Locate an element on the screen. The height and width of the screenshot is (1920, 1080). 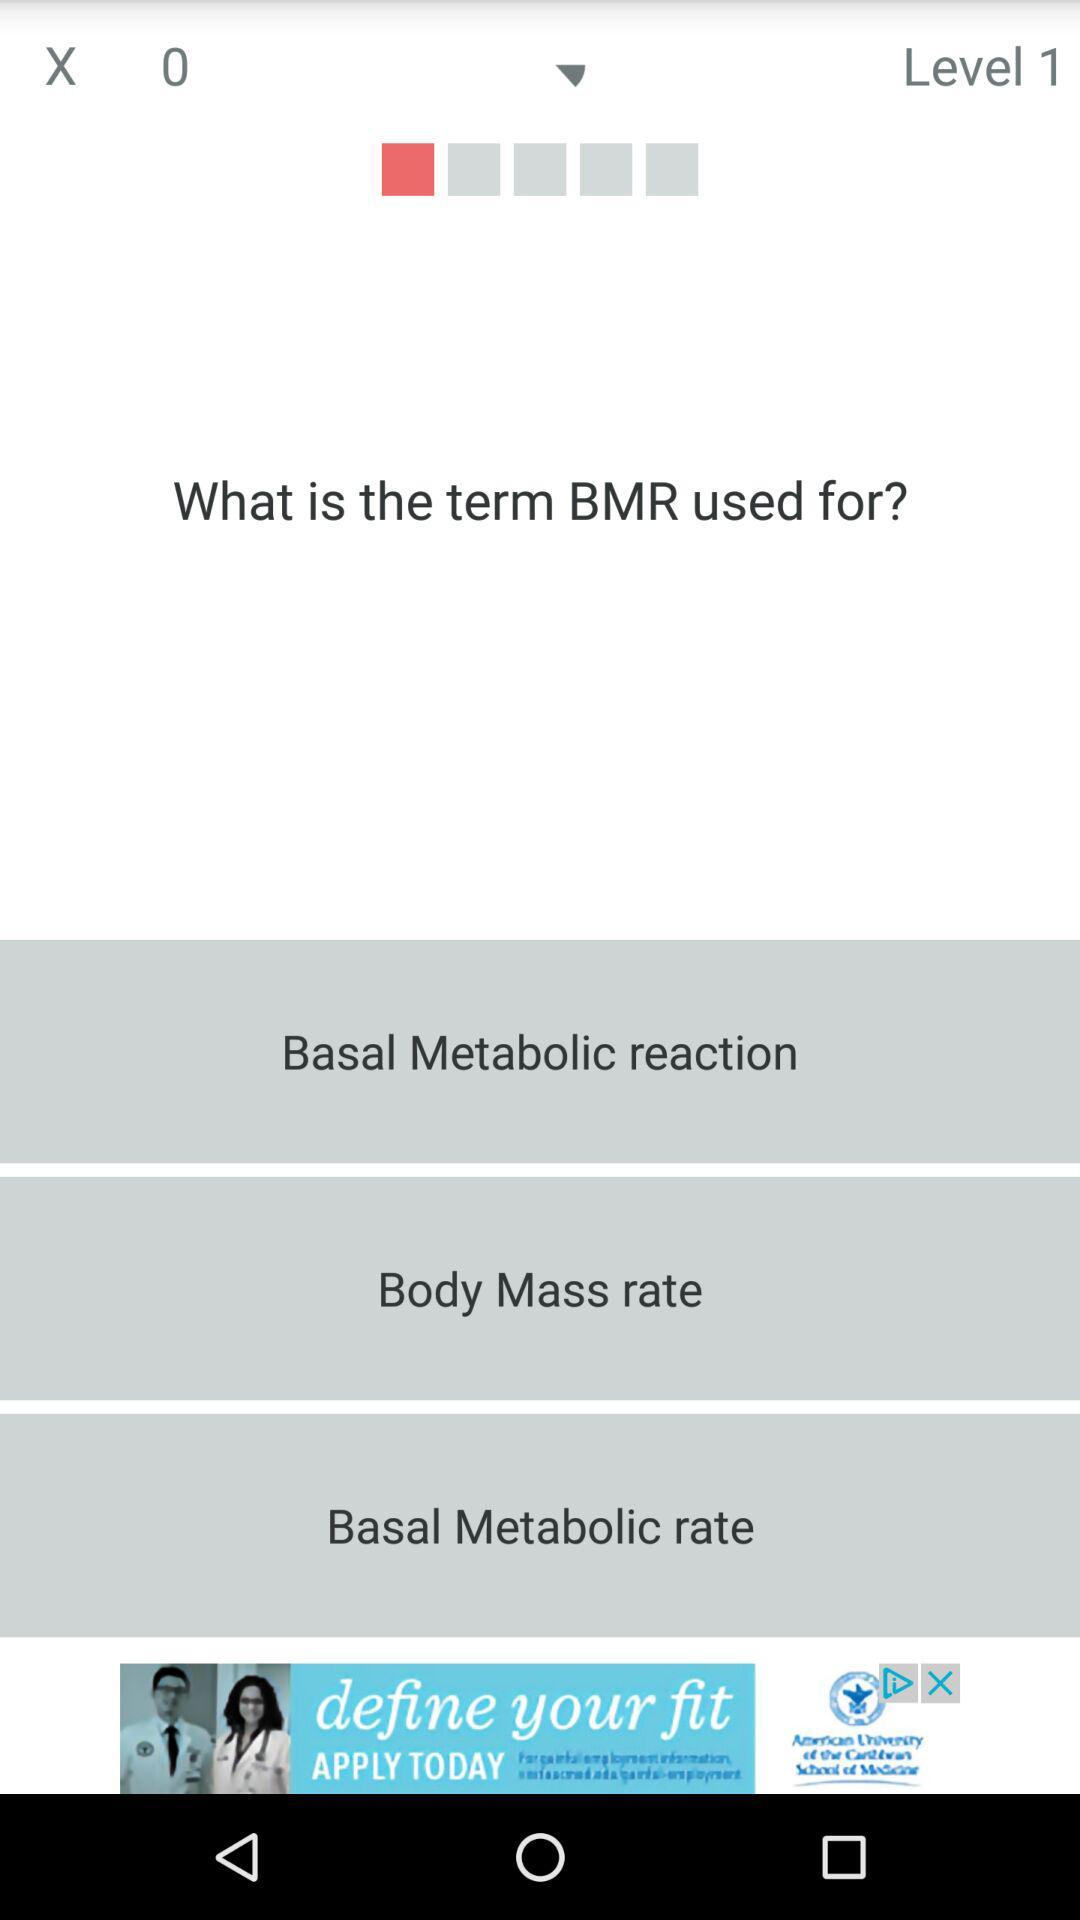
advertisements place is located at coordinates (540, 1727).